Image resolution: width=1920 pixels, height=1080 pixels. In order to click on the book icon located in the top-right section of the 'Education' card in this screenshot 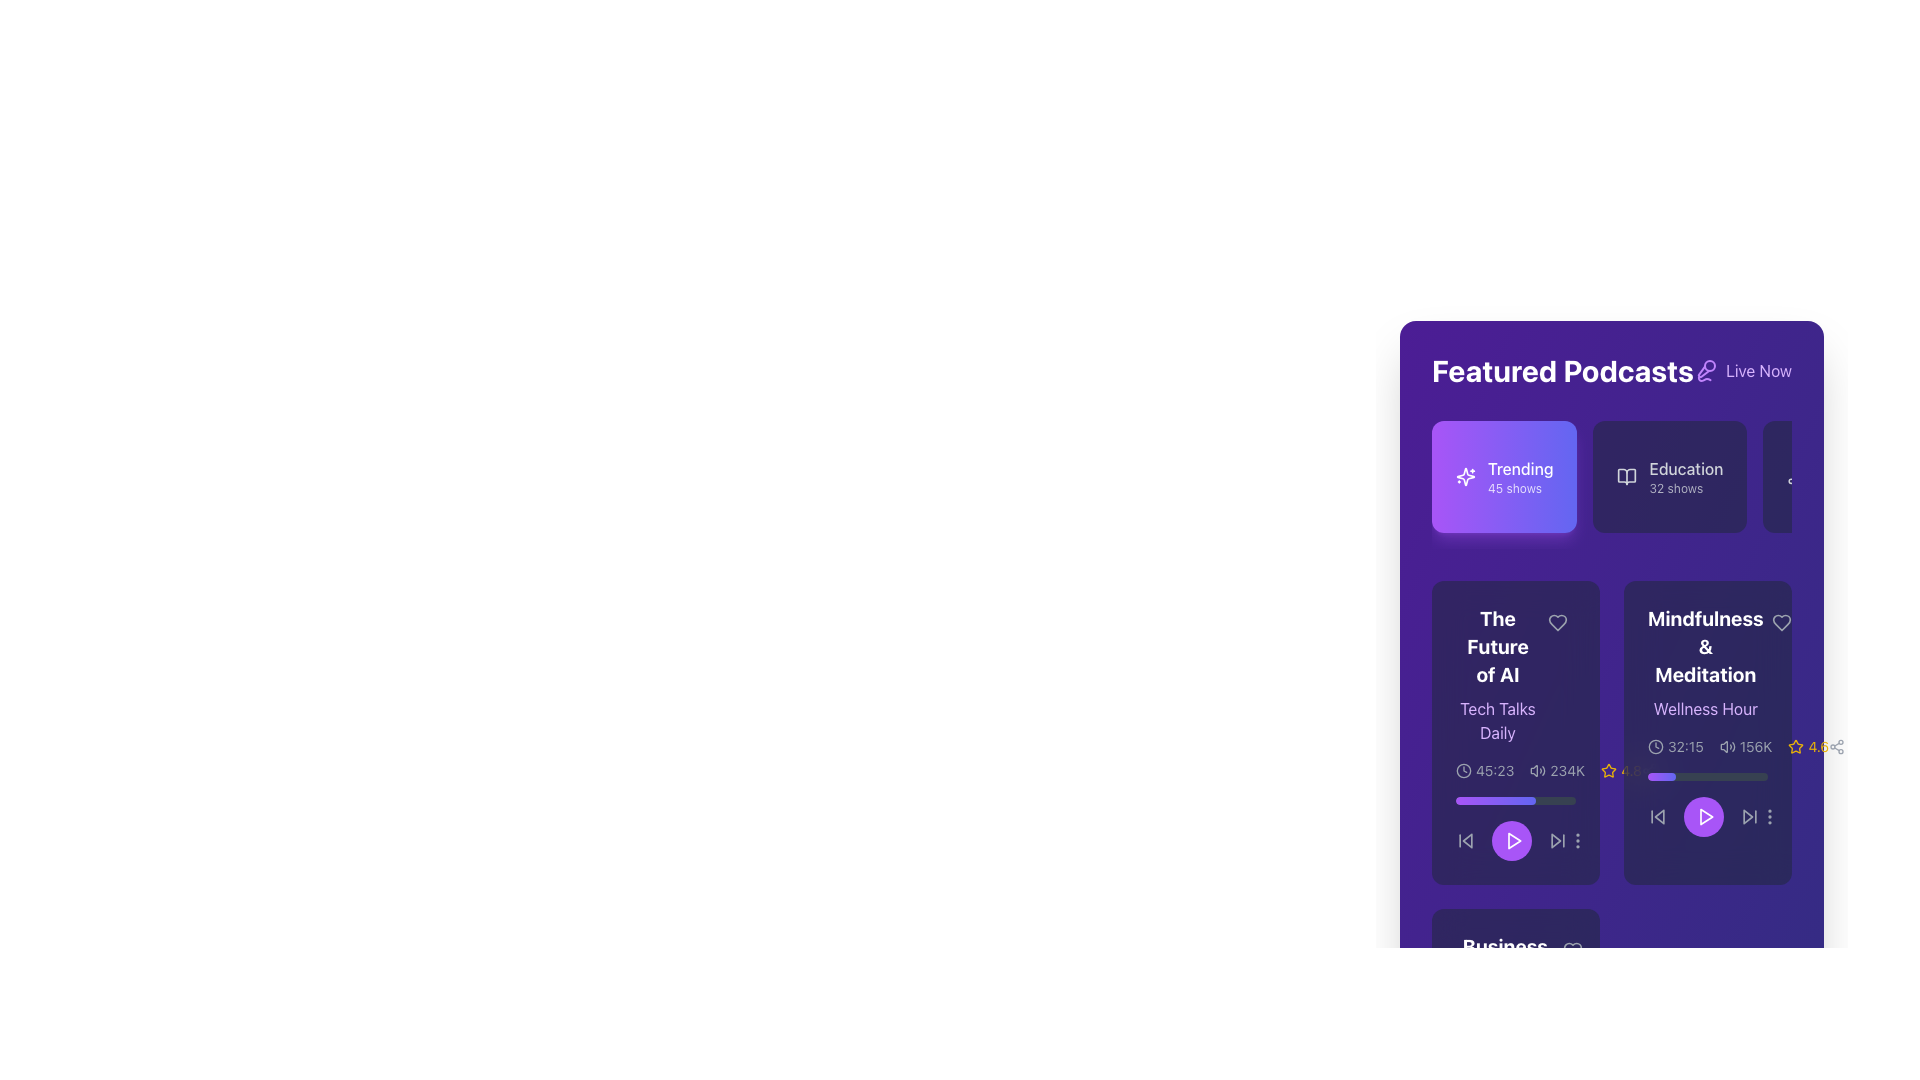, I will do `click(1627, 477)`.